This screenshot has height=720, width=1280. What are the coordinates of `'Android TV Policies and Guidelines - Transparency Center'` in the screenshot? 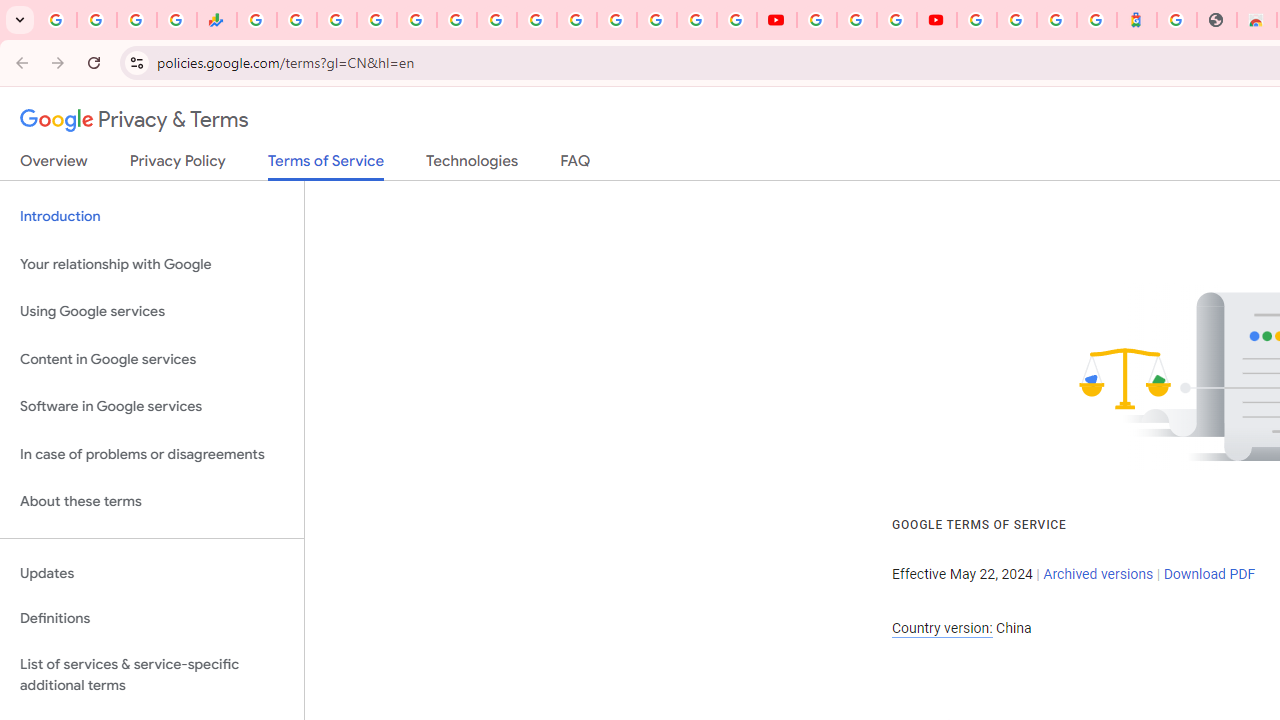 It's located at (497, 20).